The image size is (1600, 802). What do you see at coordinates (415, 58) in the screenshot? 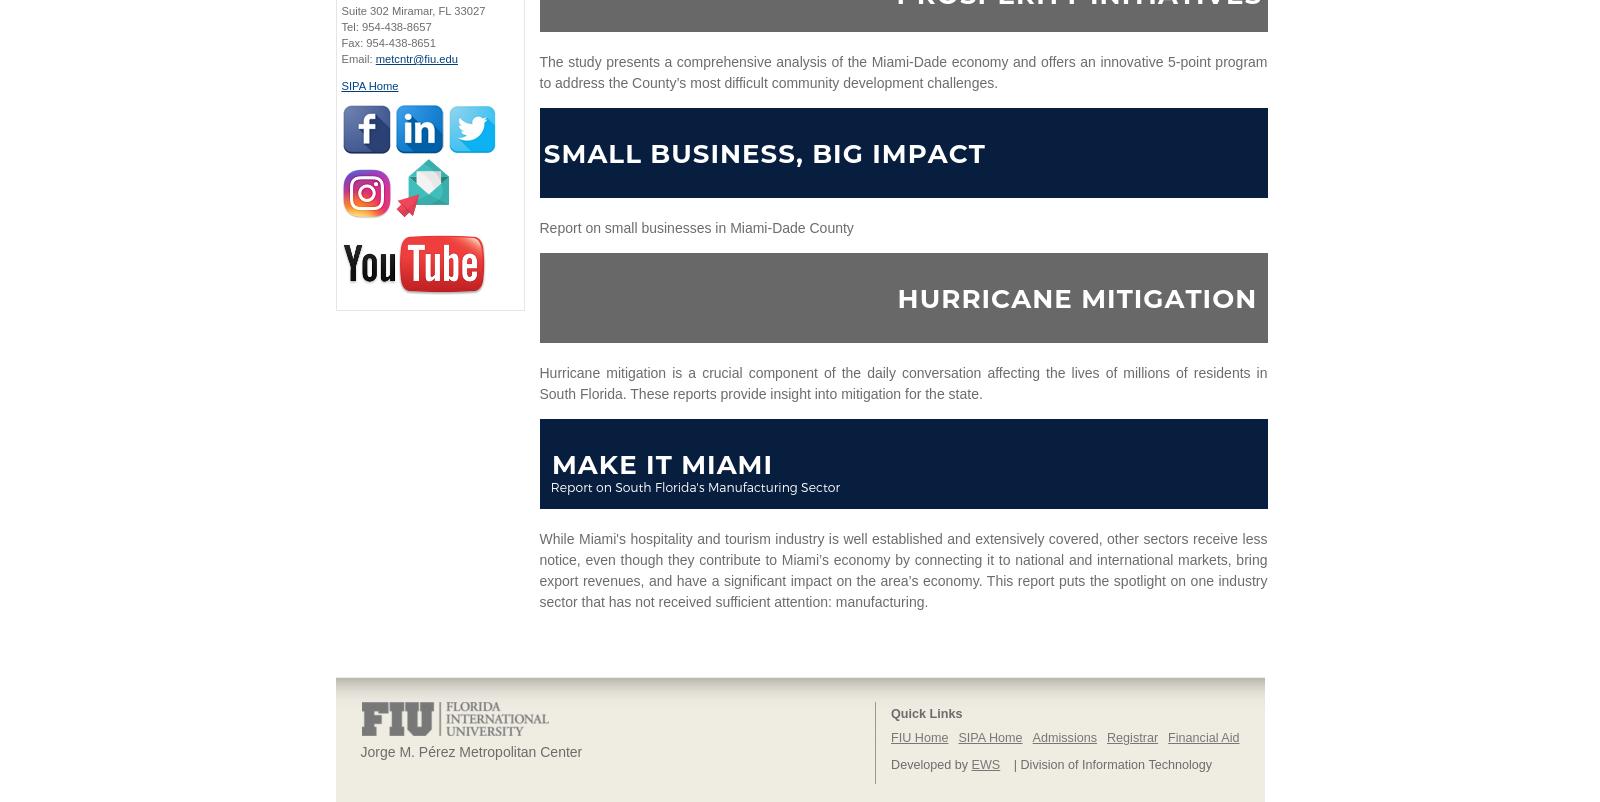
I see `'metcntr@fiu.edu'` at bounding box center [415, 58].